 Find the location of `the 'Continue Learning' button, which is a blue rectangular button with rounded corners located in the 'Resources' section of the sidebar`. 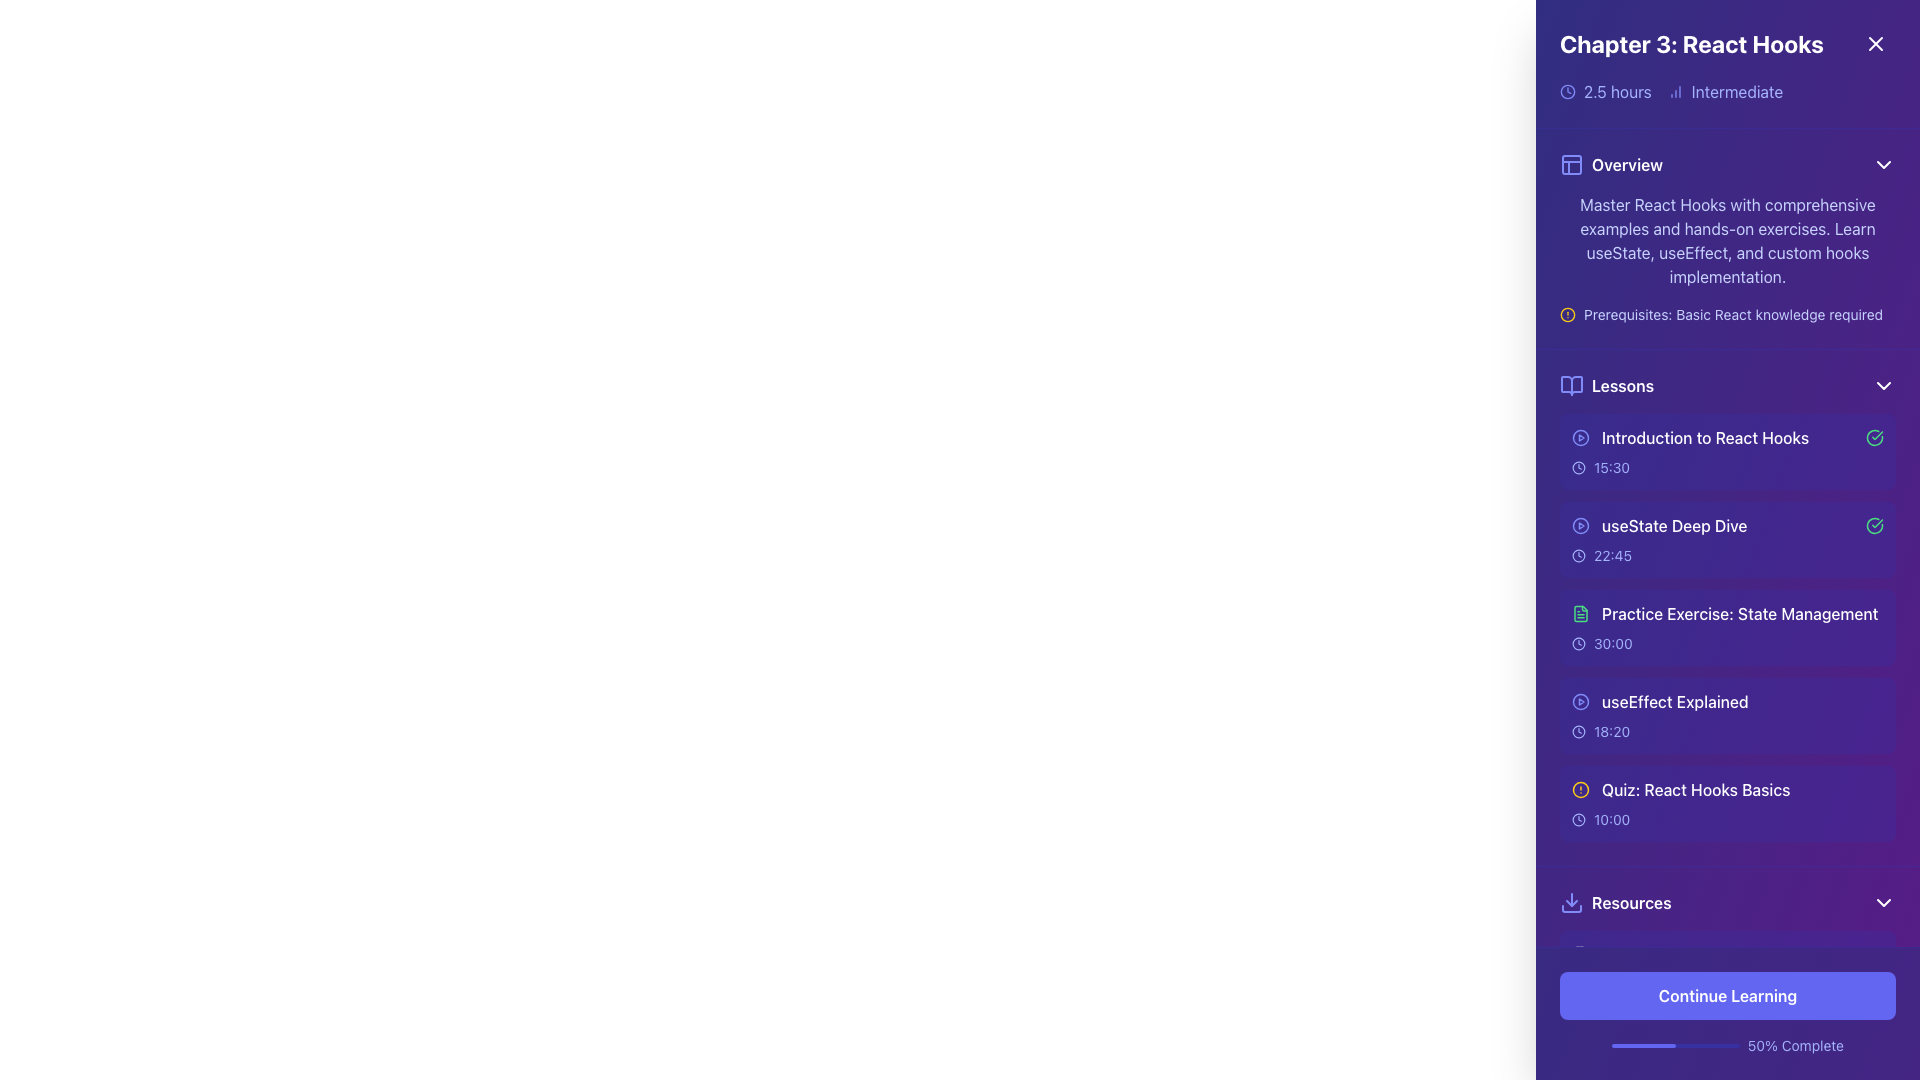

the 'Continue Learning' button, which is a blue rectangular button with rounded corners located in the 'Resources' section of the sidebar is located at coordinates (1727, 983).